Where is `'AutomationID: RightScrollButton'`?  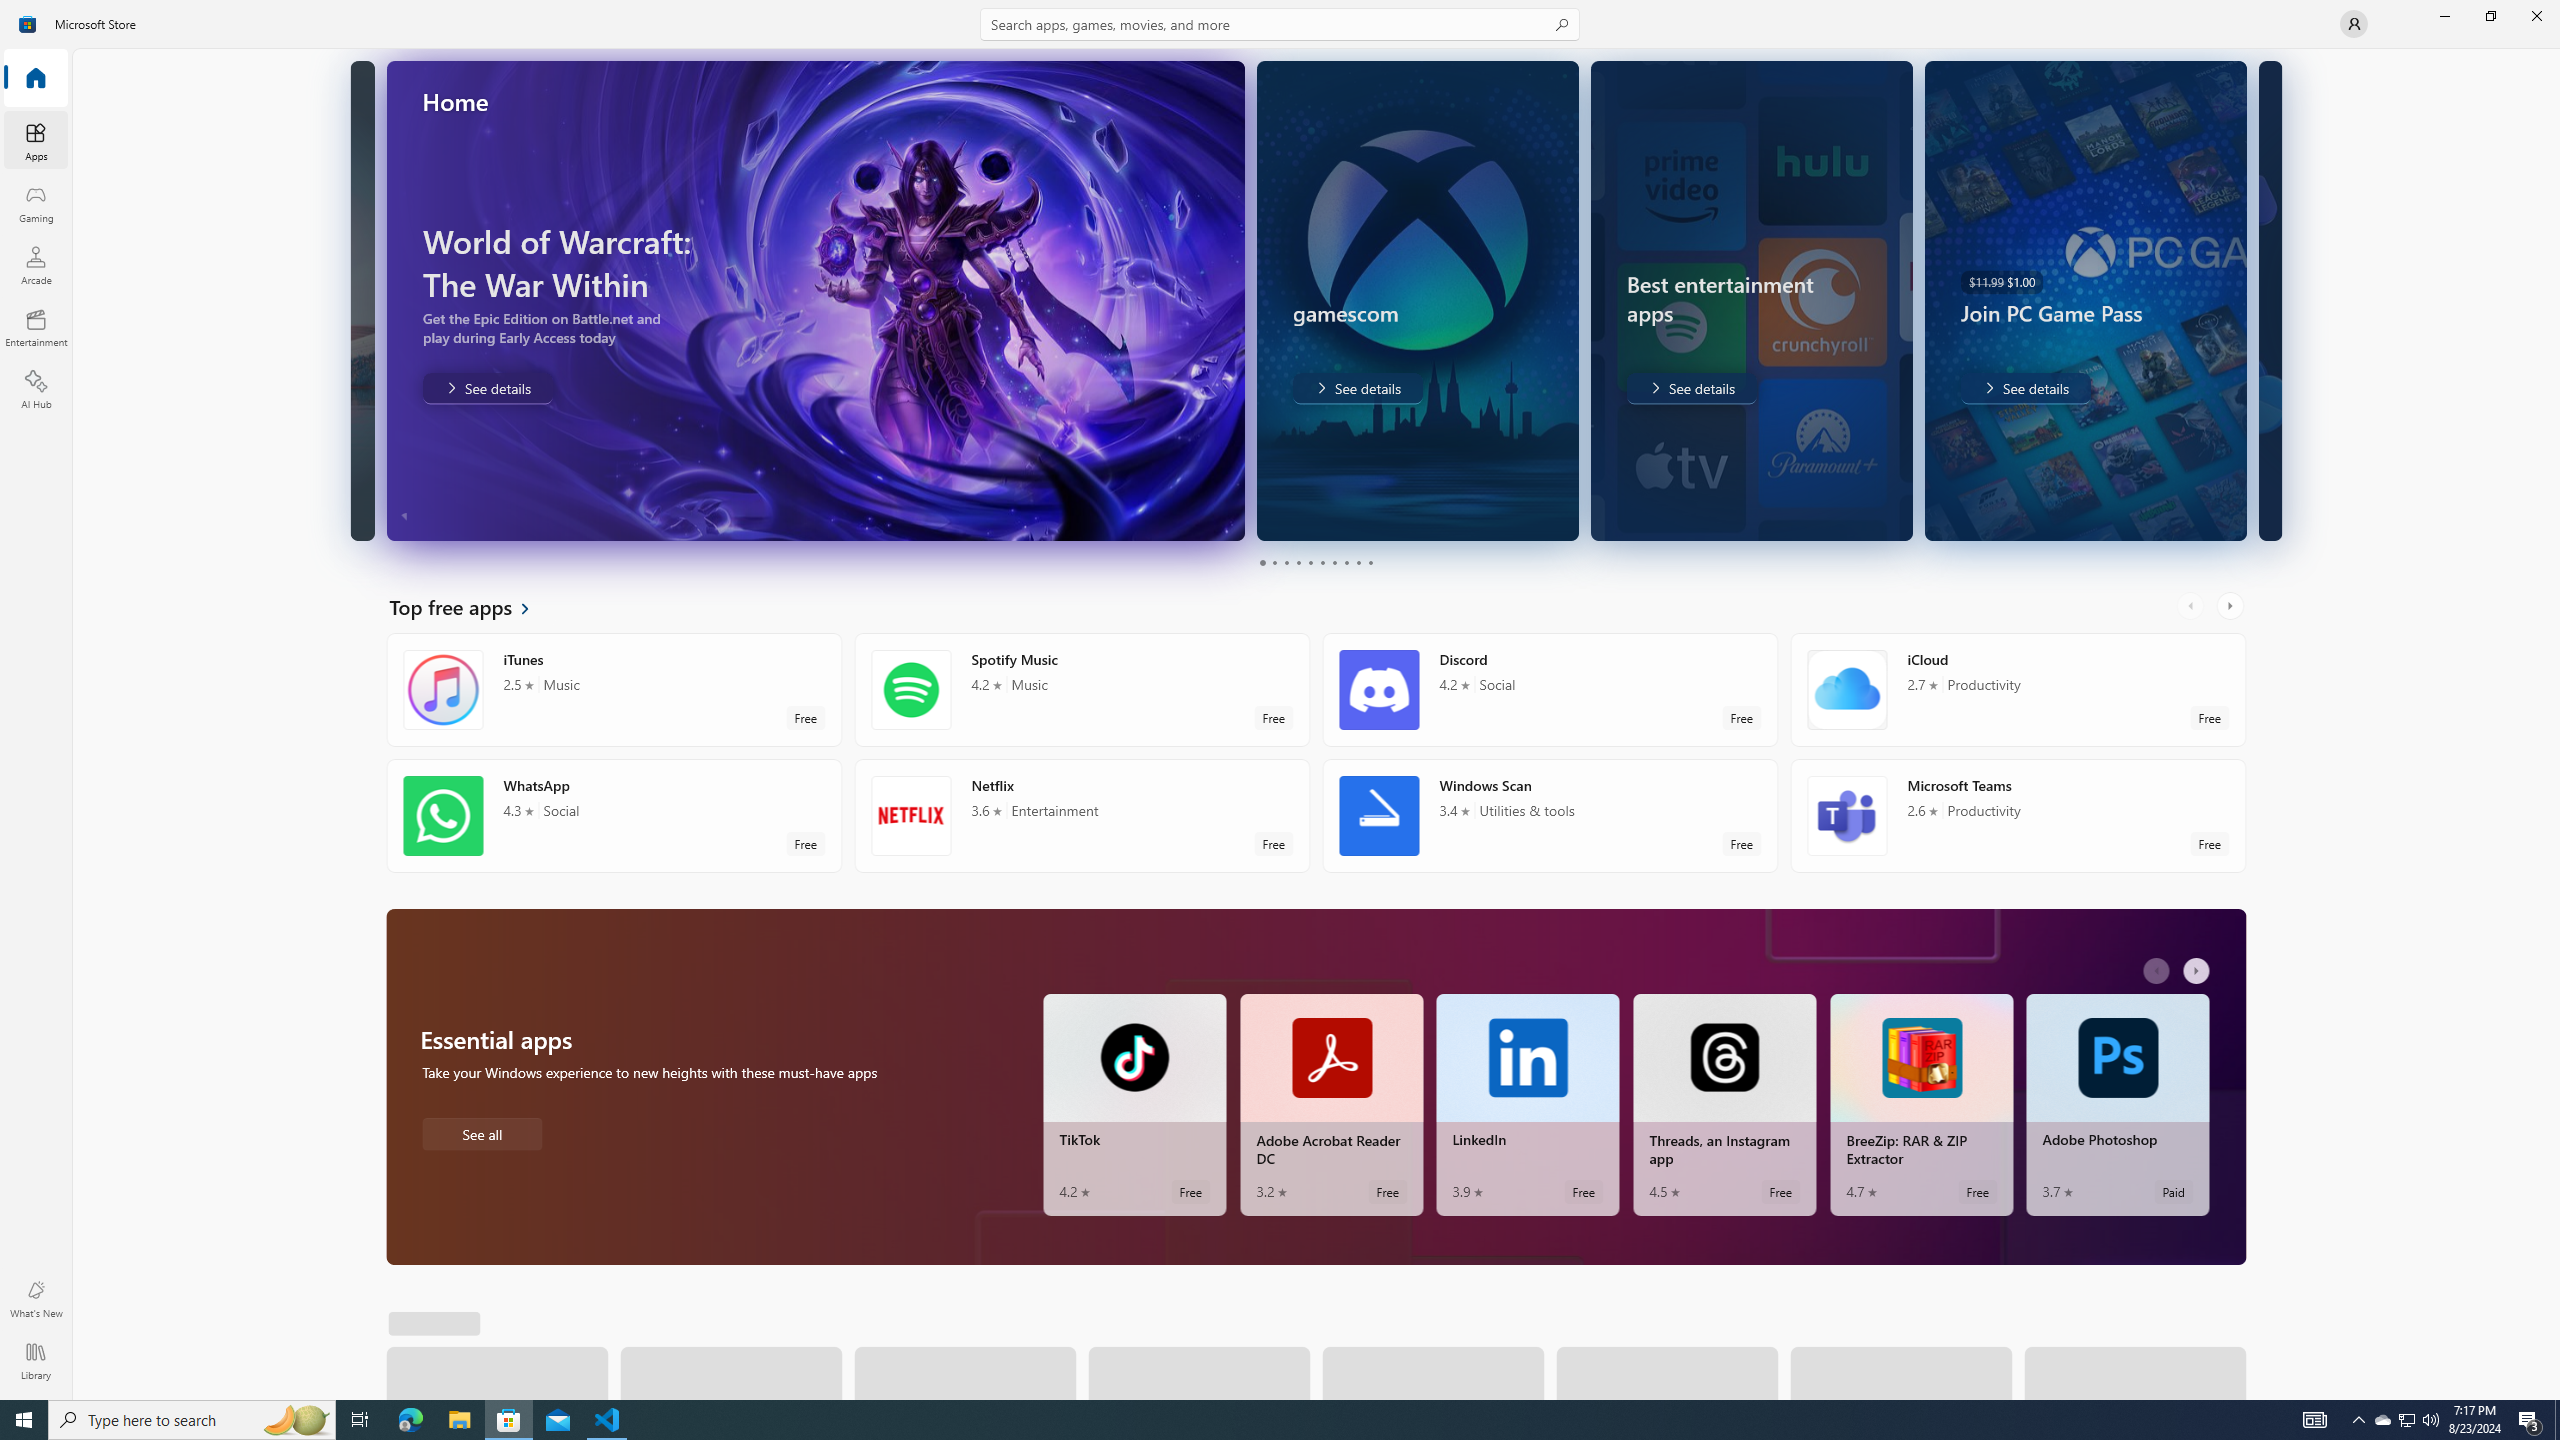
'AutomationID: RightScrollButton' is located at coordinates (2198, 969).